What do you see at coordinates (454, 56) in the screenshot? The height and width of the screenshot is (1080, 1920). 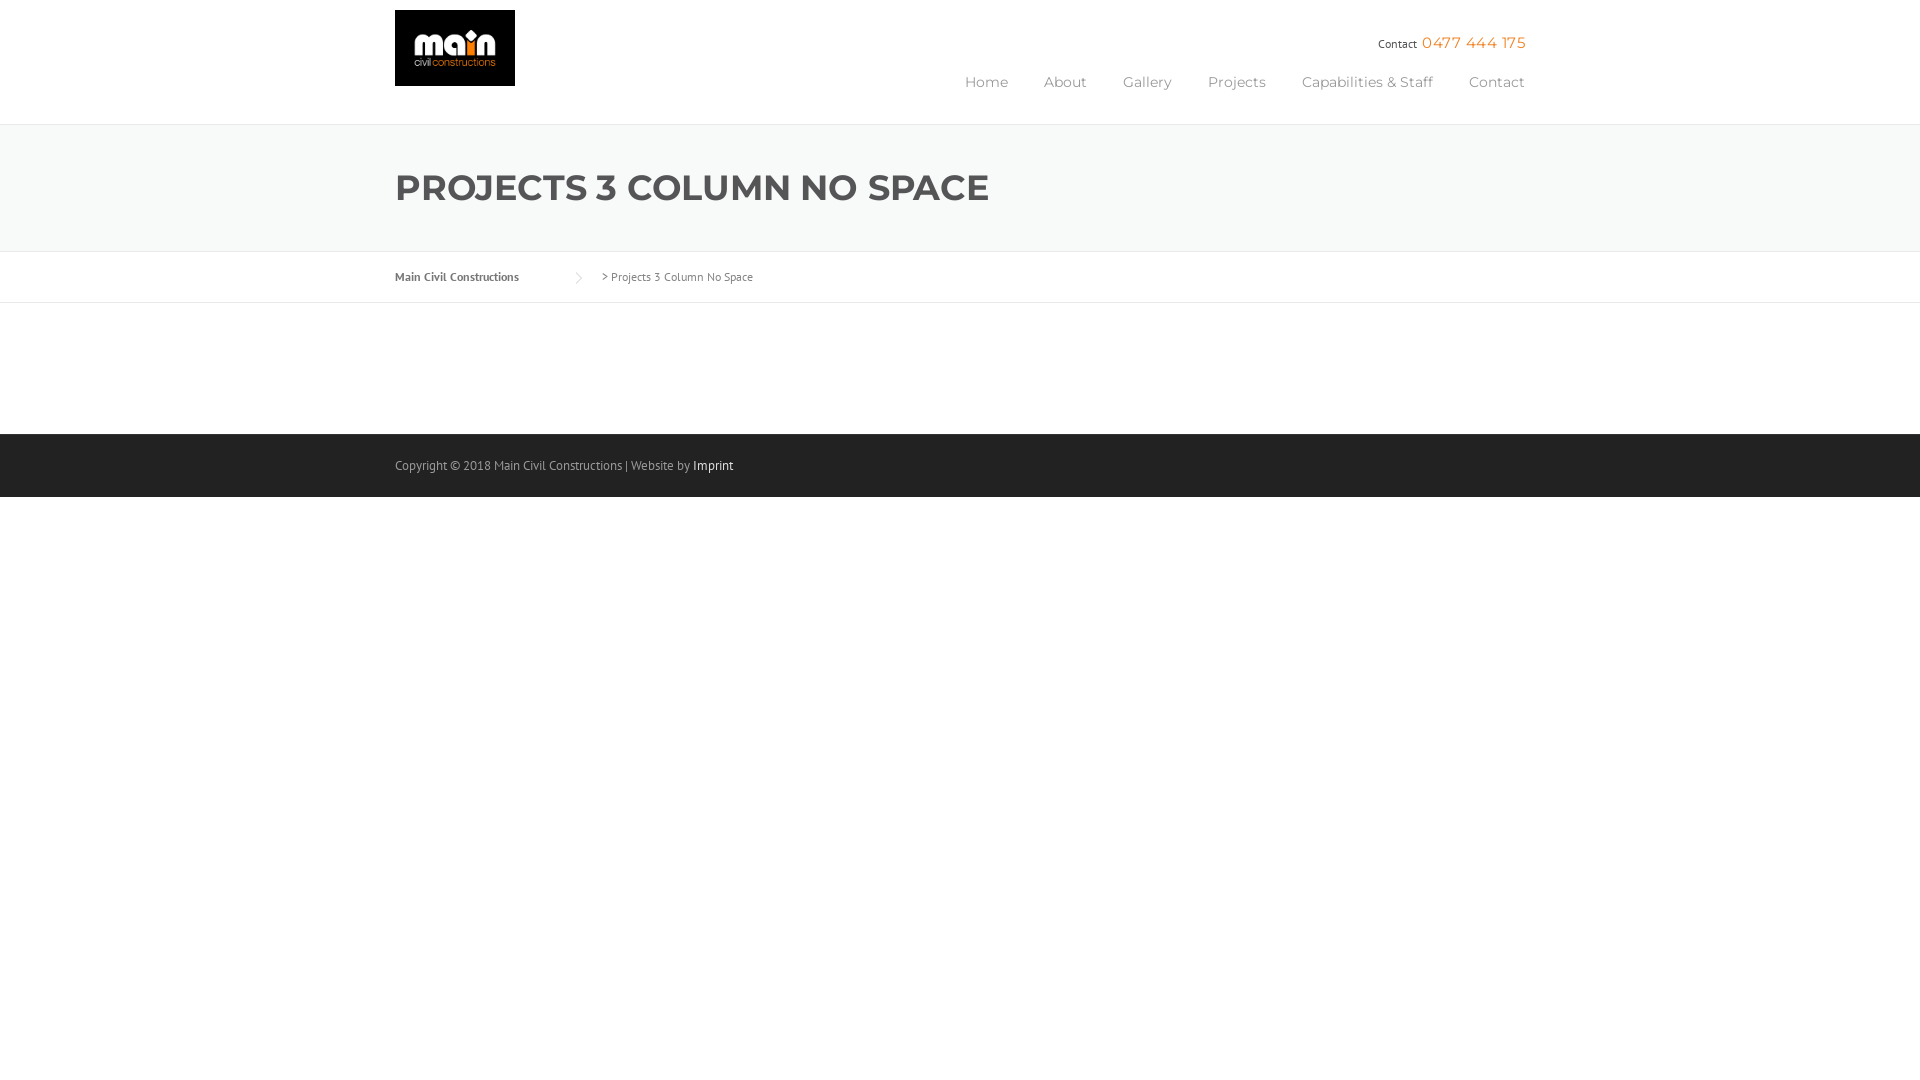 I see `'Main Civil Constructions'` at bounding box center [454, 56].